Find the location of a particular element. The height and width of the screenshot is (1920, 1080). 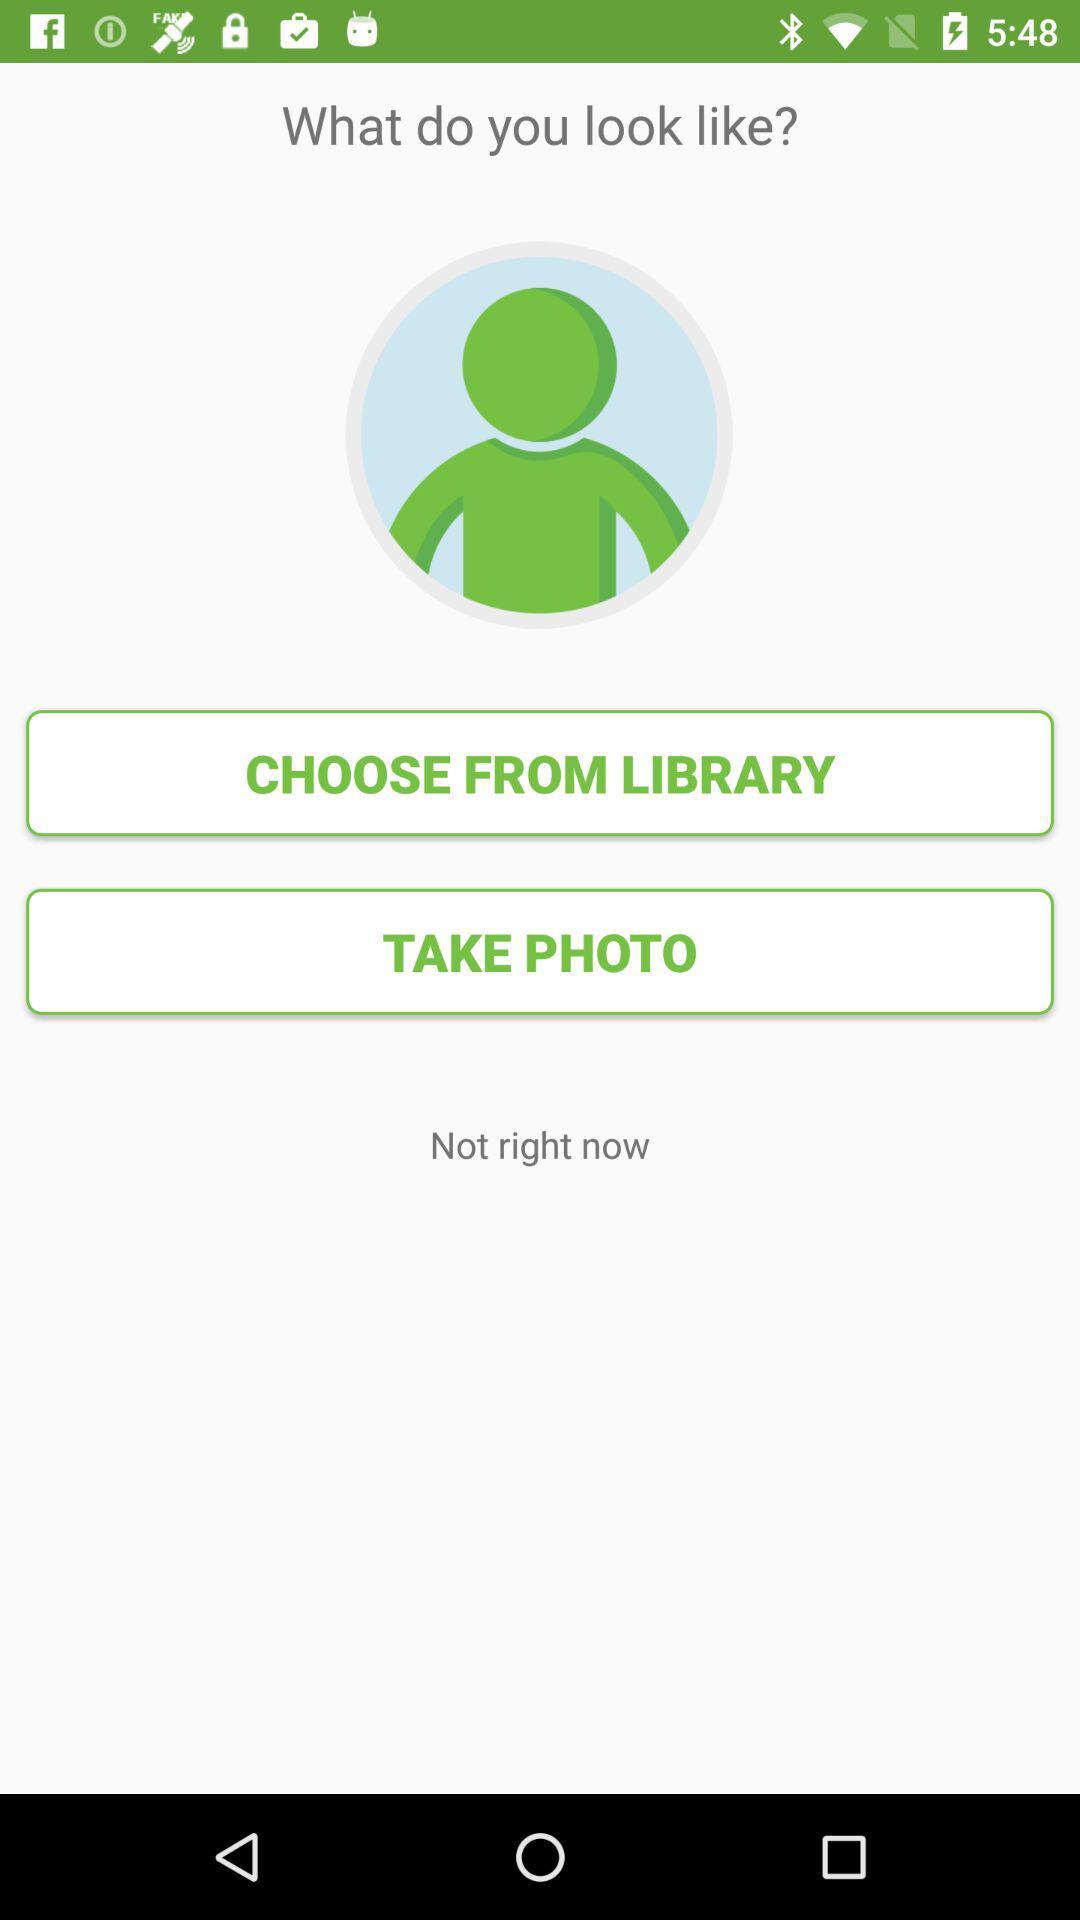

the item above not right now icon is located at coordinates (540, 950).